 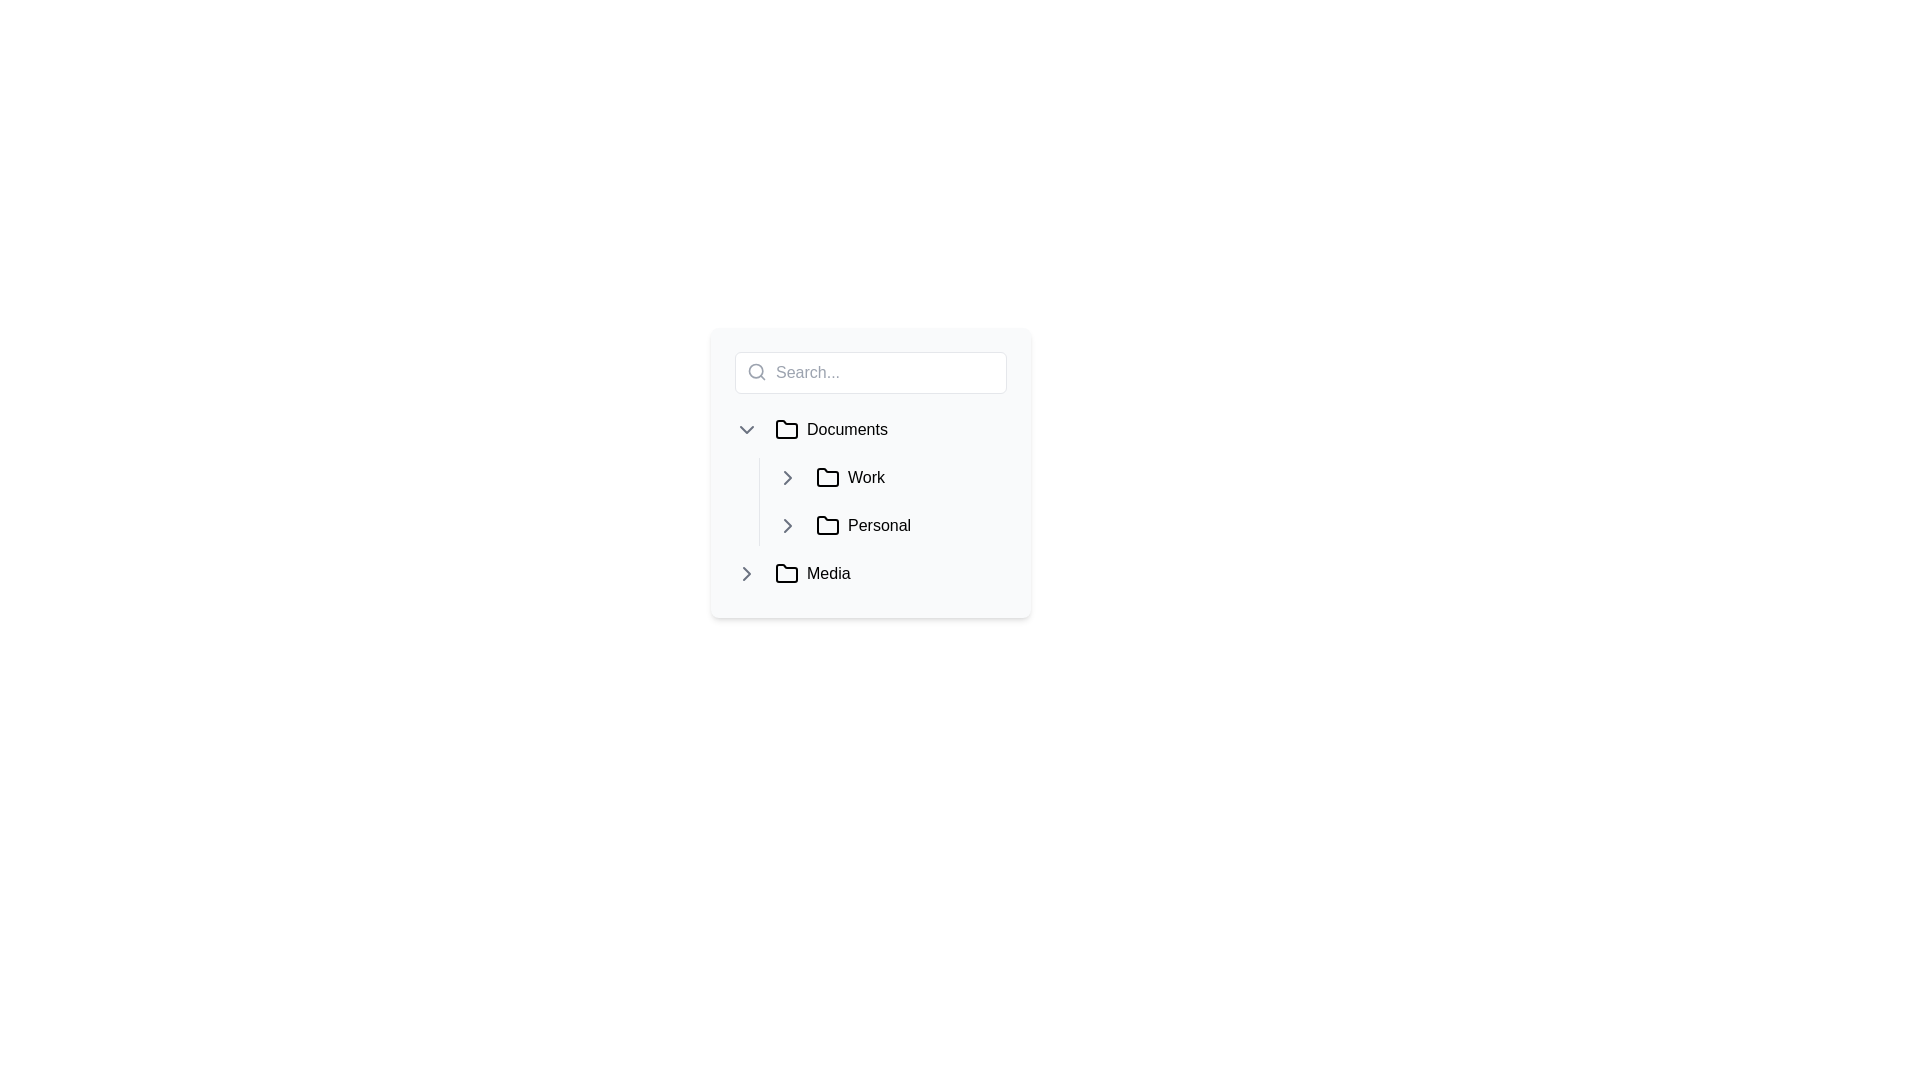 What do you see at coordinates (906, 524) in the screenshot?
I see `the 'Personal' folder item in the navigational tree structure, located beneath the 'Documents' heading and above the 'Media' section` at bounding box center [906, 524].